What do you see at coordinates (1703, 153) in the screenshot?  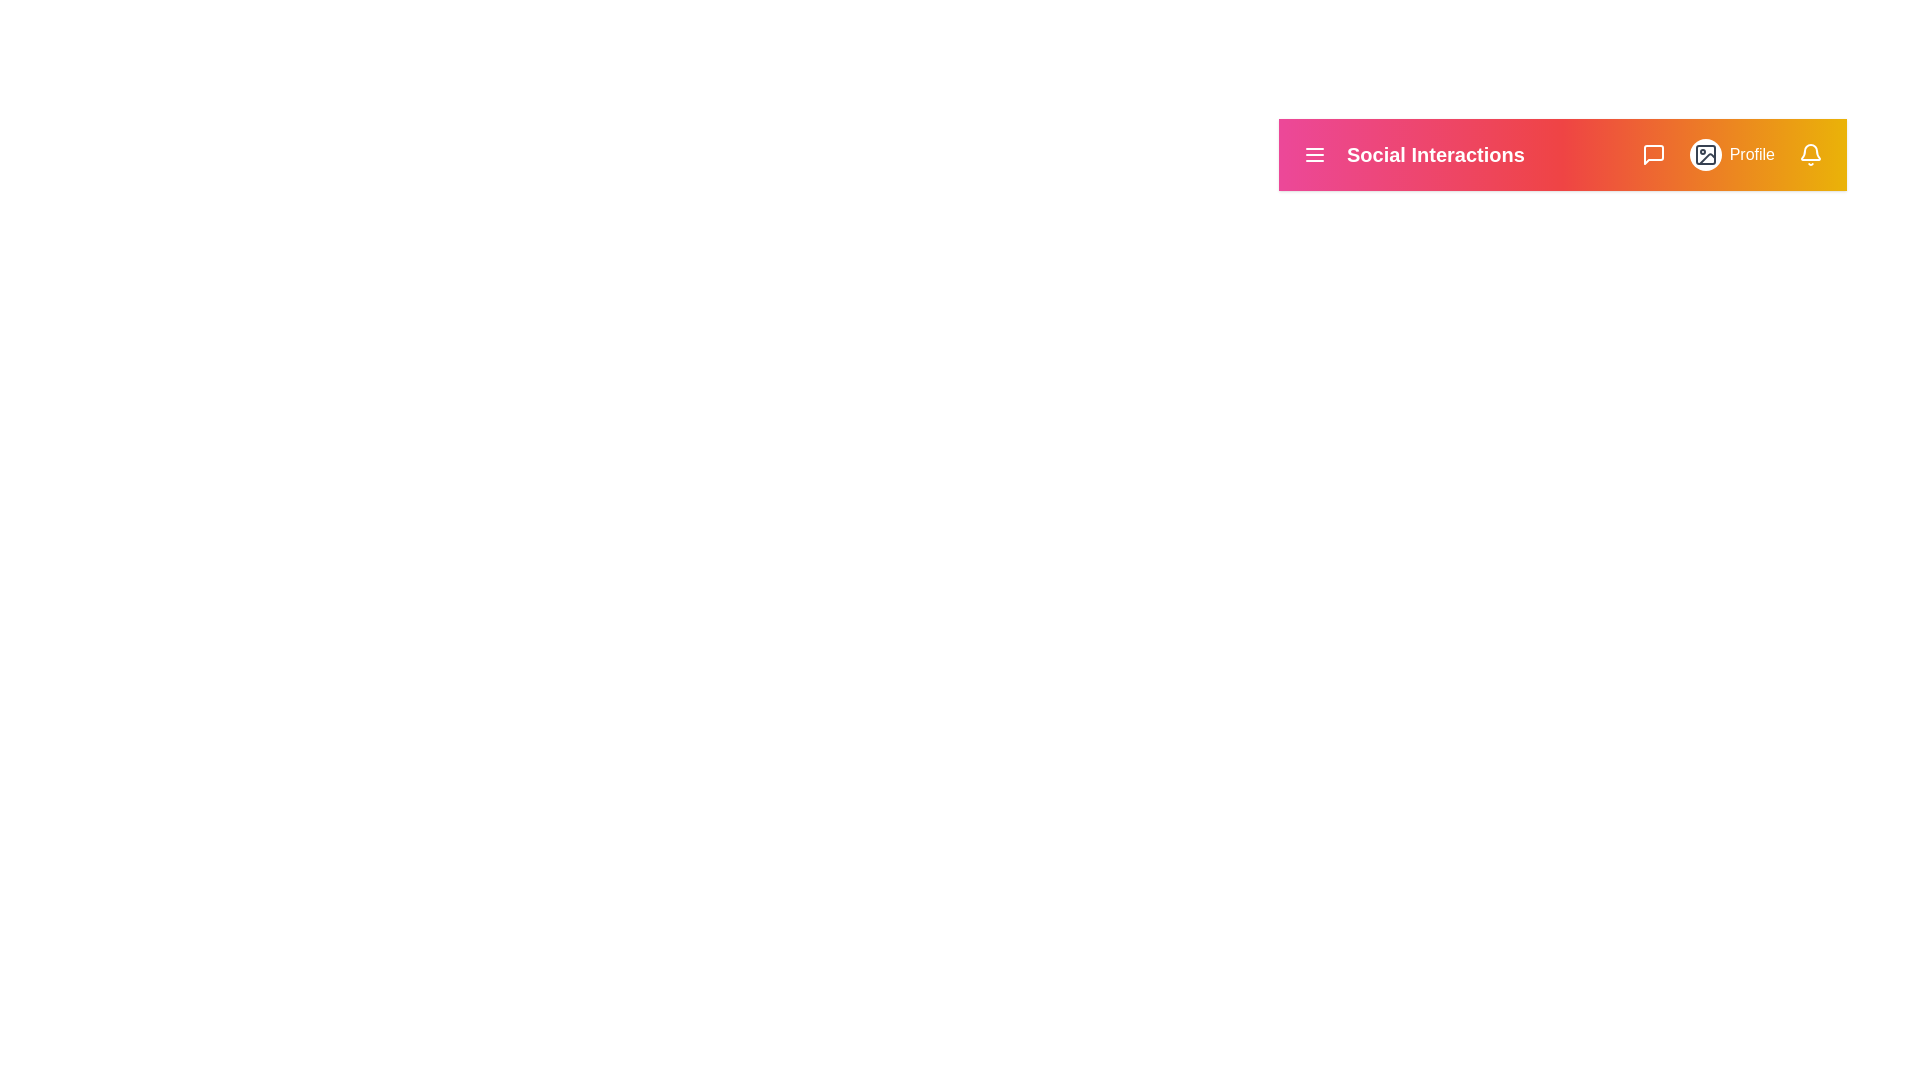 I see `the profile image to open profile options` at bounding box center [1703, 153].